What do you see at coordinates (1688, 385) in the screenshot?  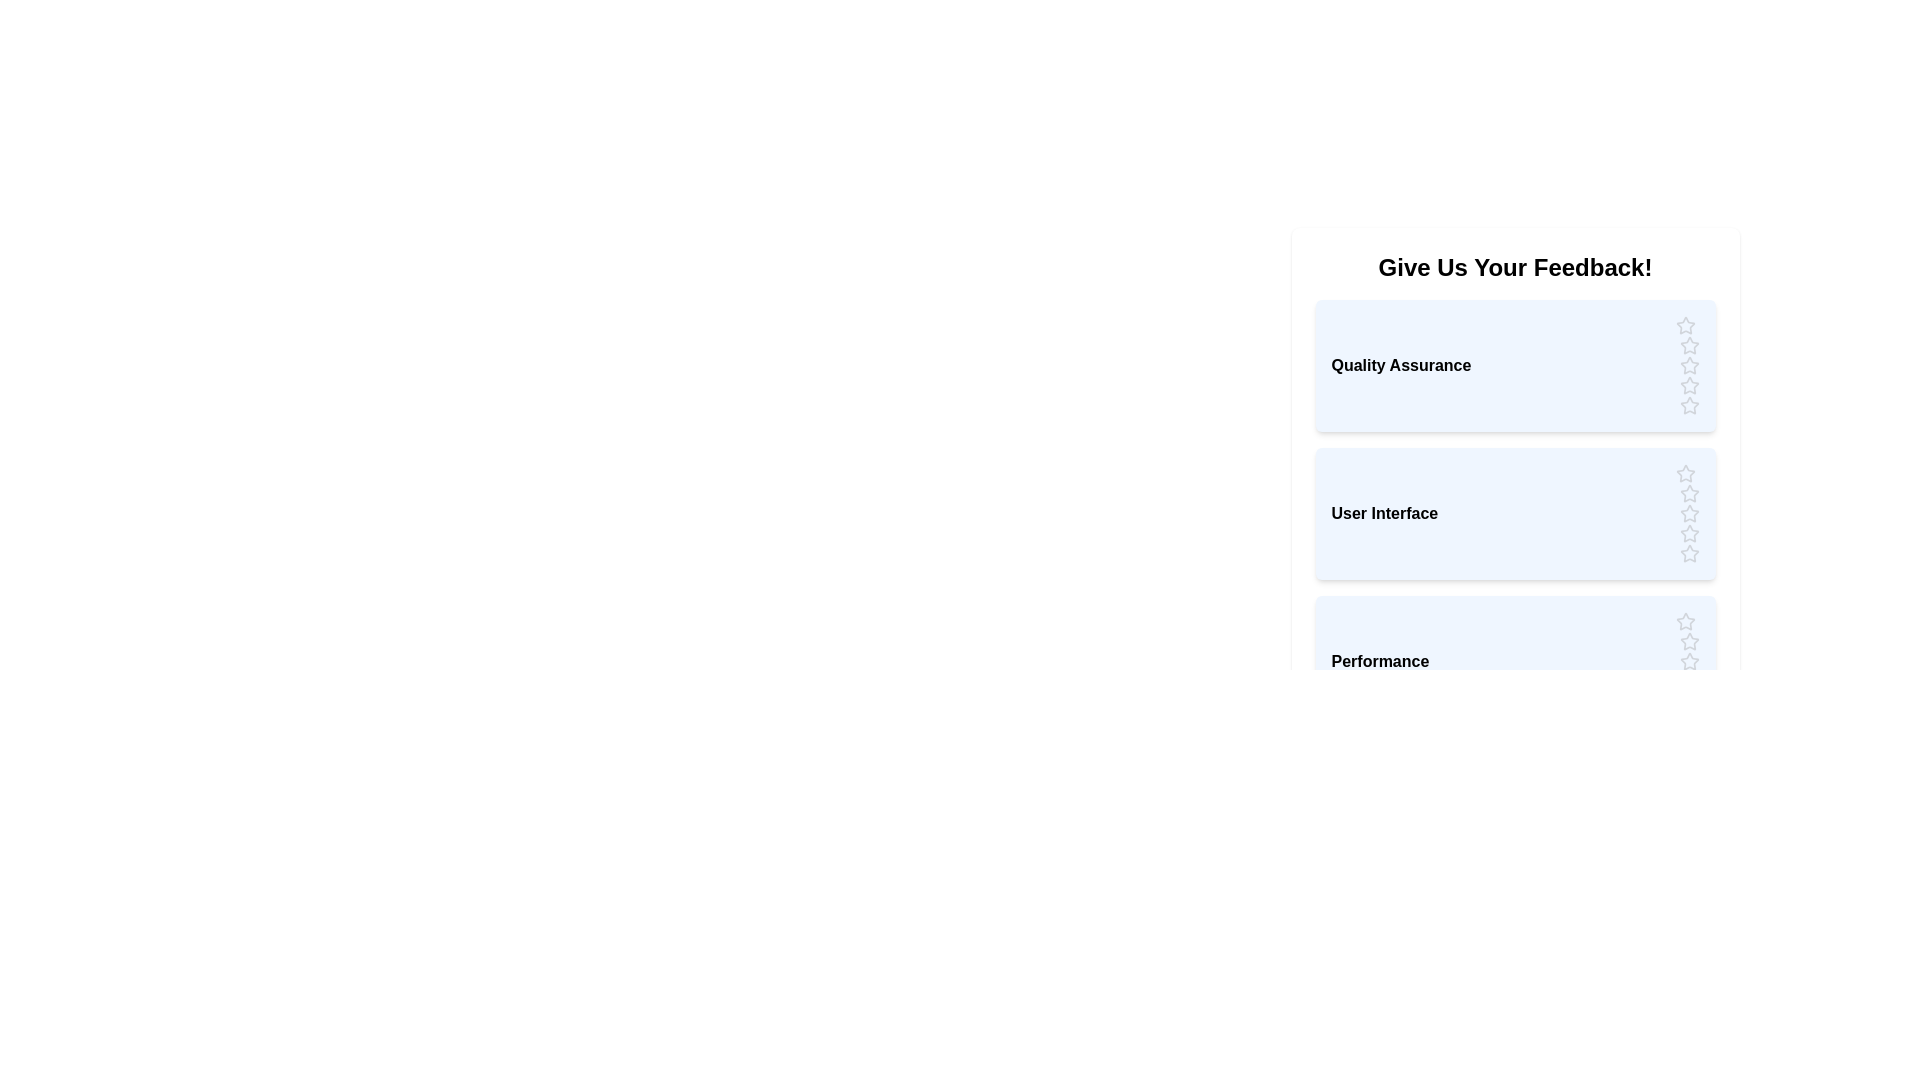 I see `the rating for the category 'Quality Assurance' to 4 stars` at bounding box center [1688, 385].